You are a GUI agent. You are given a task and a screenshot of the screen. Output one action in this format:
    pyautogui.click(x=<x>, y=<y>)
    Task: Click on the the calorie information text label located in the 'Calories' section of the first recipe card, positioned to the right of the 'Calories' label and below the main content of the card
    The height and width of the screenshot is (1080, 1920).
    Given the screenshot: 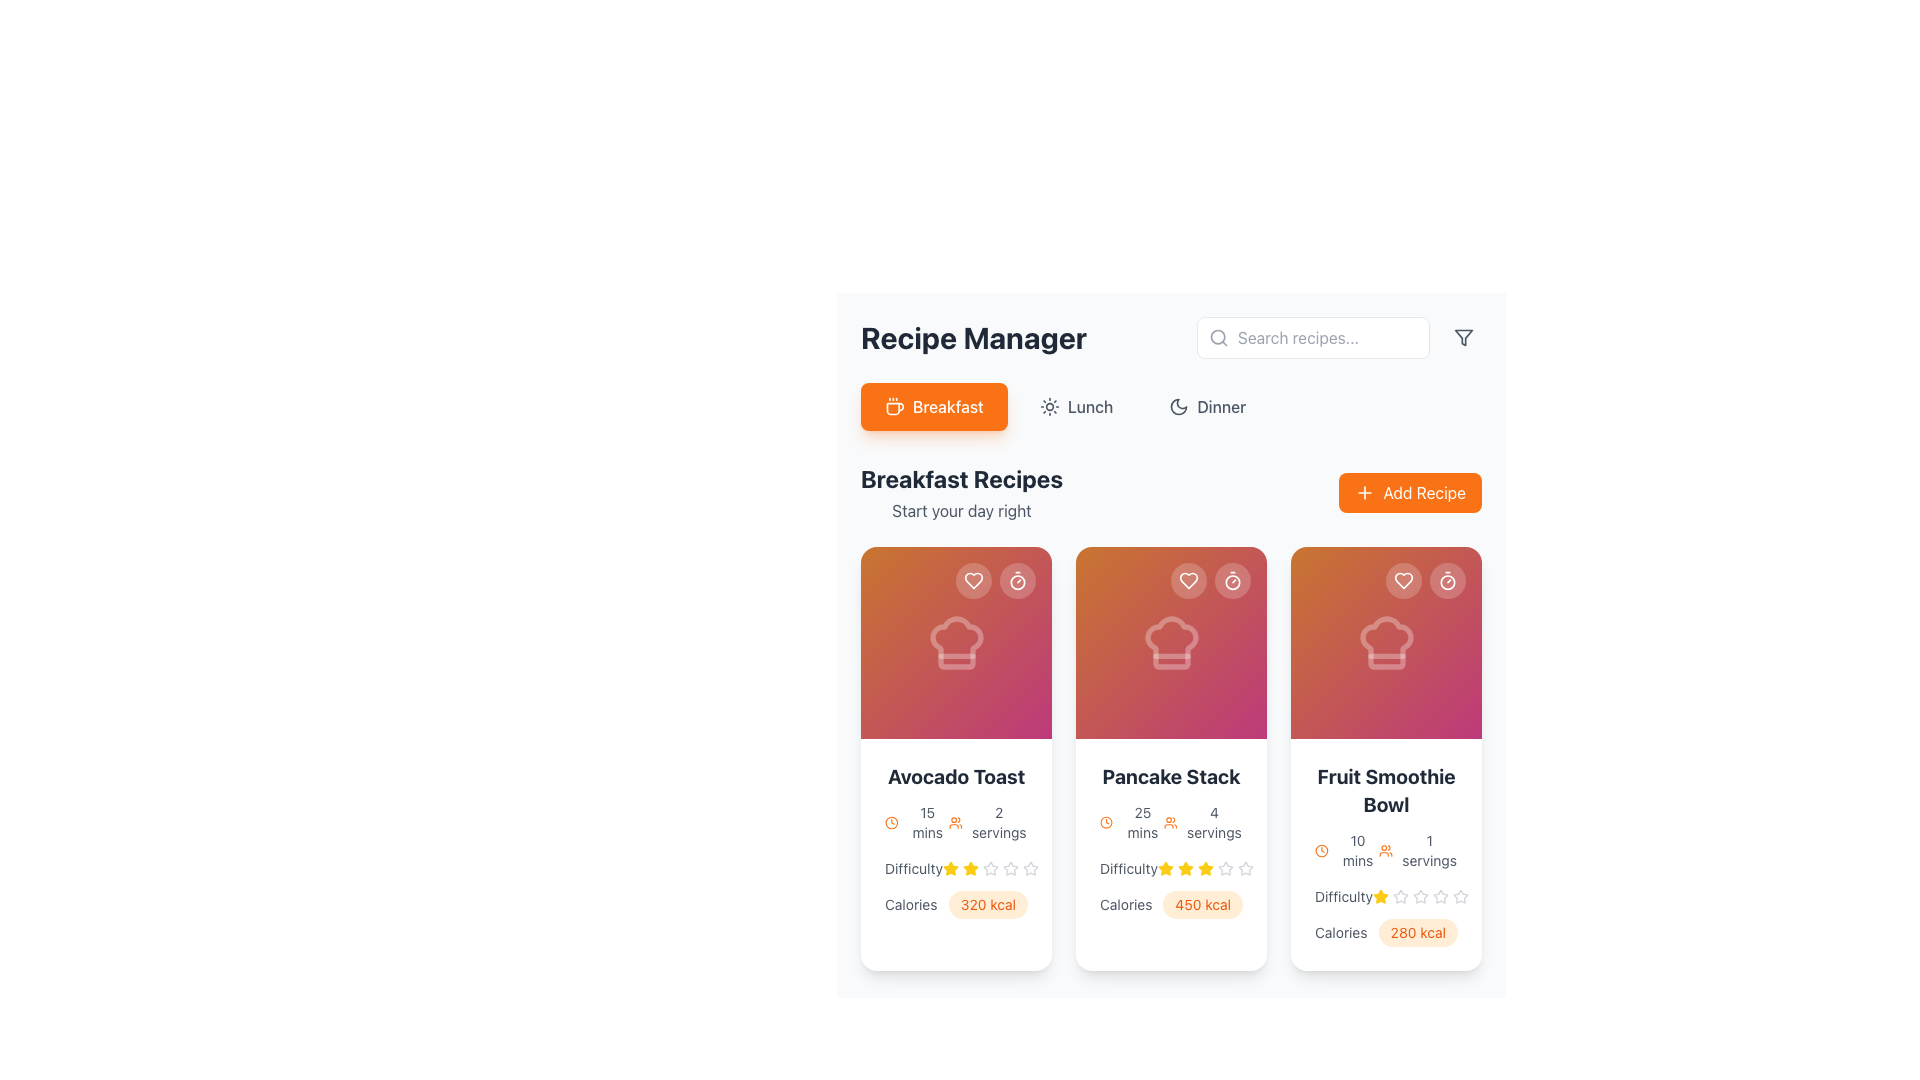 What is the action you would take?
    pyautogui.click(x=988, y=905)
    